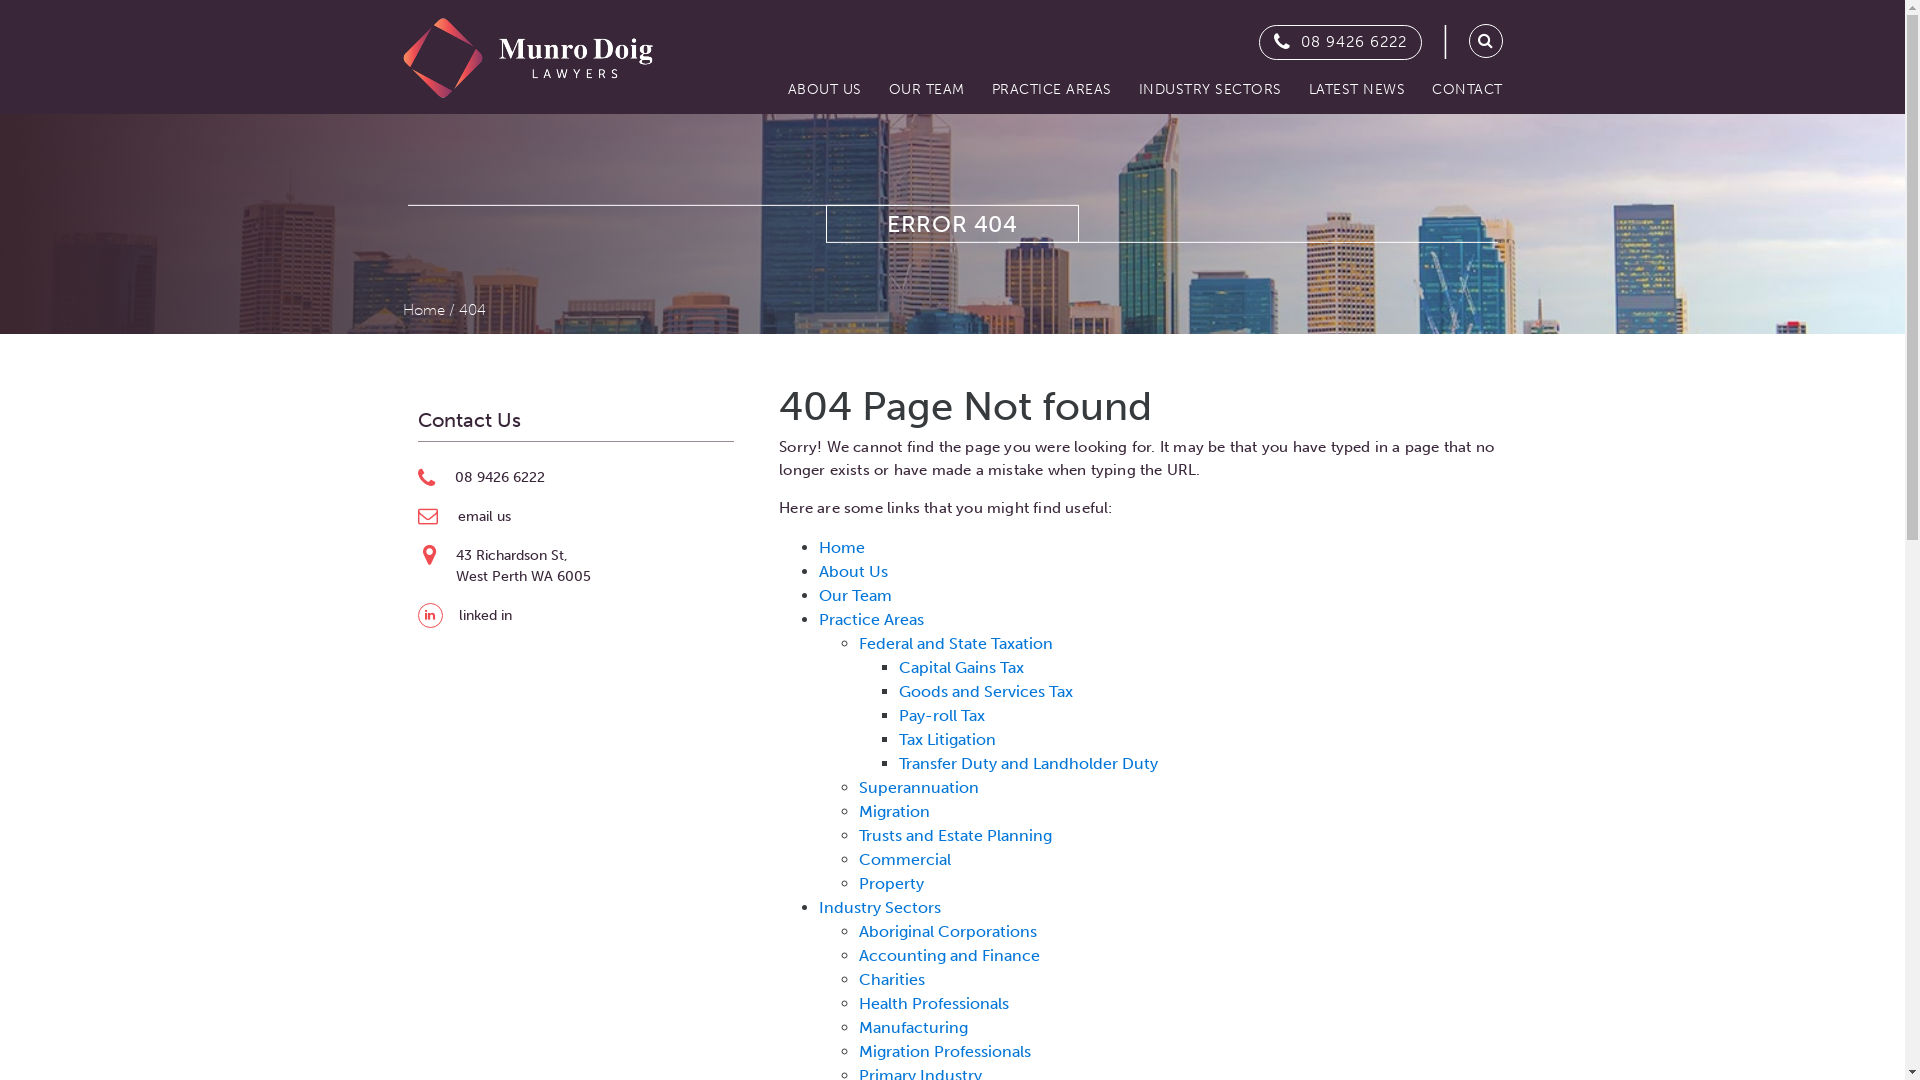  What do you see at coordinates (1050, 90) in the screenshot?
I see `'PRACTICE AREAS'` at bounding box center [1050, 90].